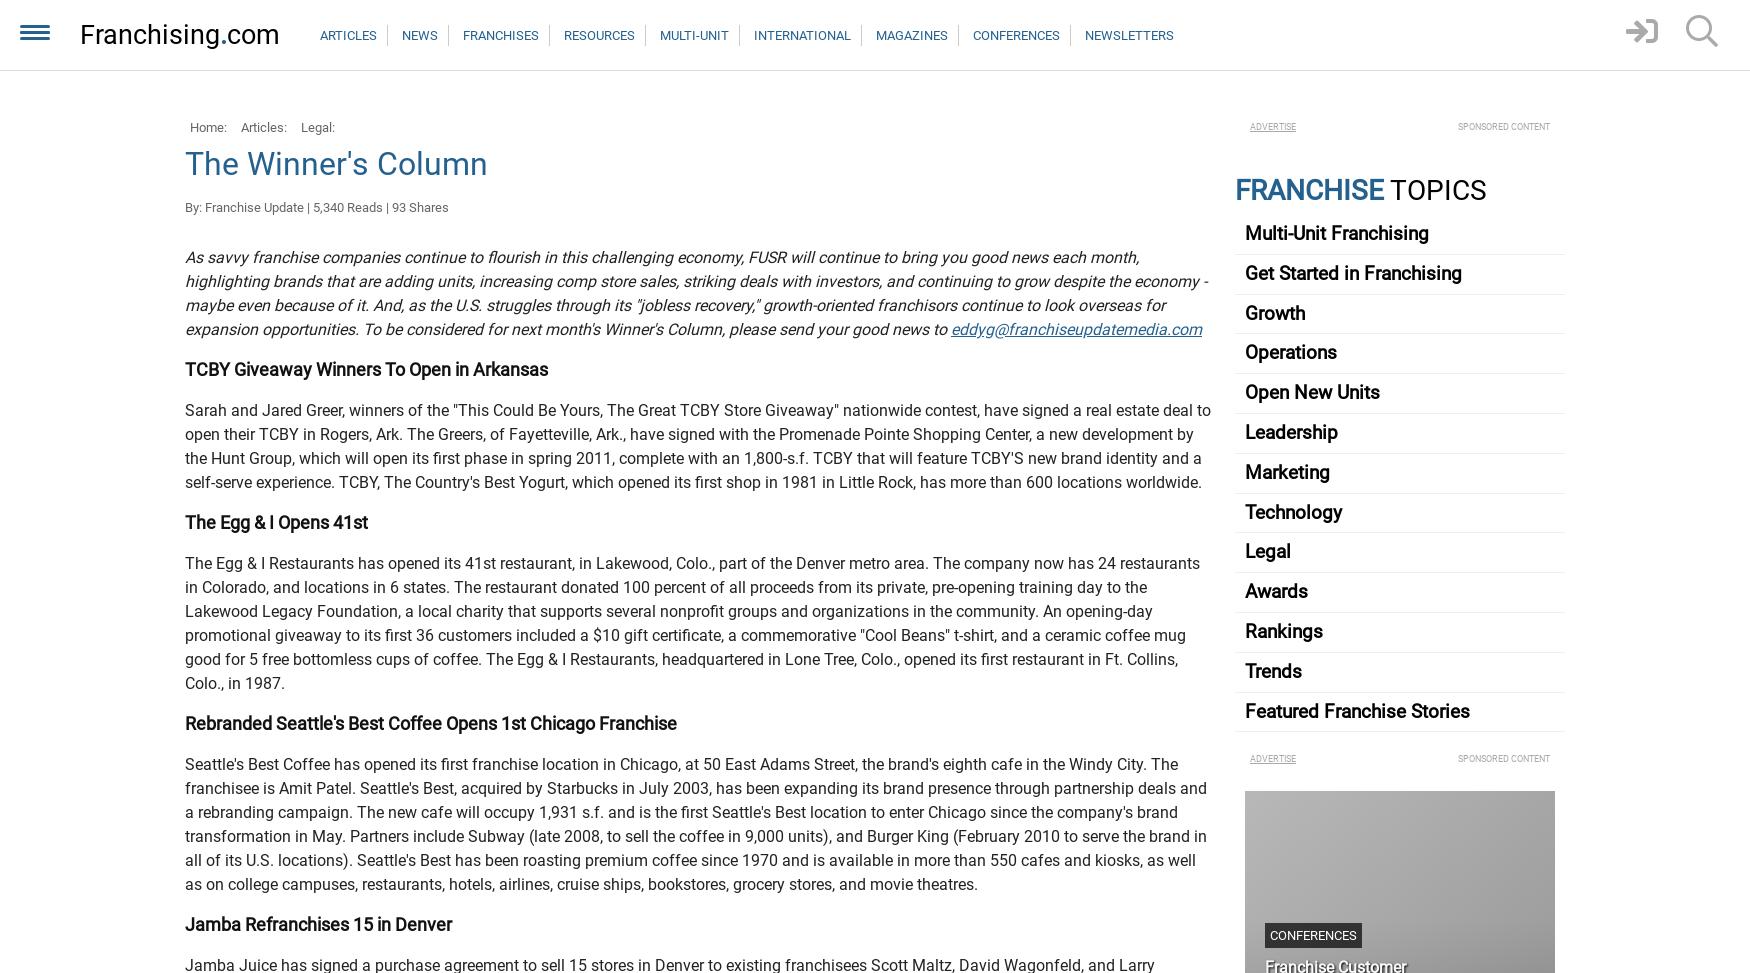 The image size is (1750, 973). What do you see at coordinates (698, 446) in the screenshot?
I see `'Sarah and Jared Greer, winners of the "This Could Be Yours, The Great TCBY Store Giveaway" nationwide contest, have signed a real estate deal to open their TCBY in Rogers, Ark. The Greers, of Fayetteville, Ark., have signed with the Promenade Pointe Shopping Center, a new development by the Hunt Group, which will open its first phase in spring 2011, complete with an 1,800-s.f. TCBY that will feature TCBY'S new brand identity and a self-serve experience. TCBY, The Country's Best Yogurt, which opened its first shop in 1981 in Little Rock, has more than 600 locations worldwide.'` at bounding box center [698, 446].